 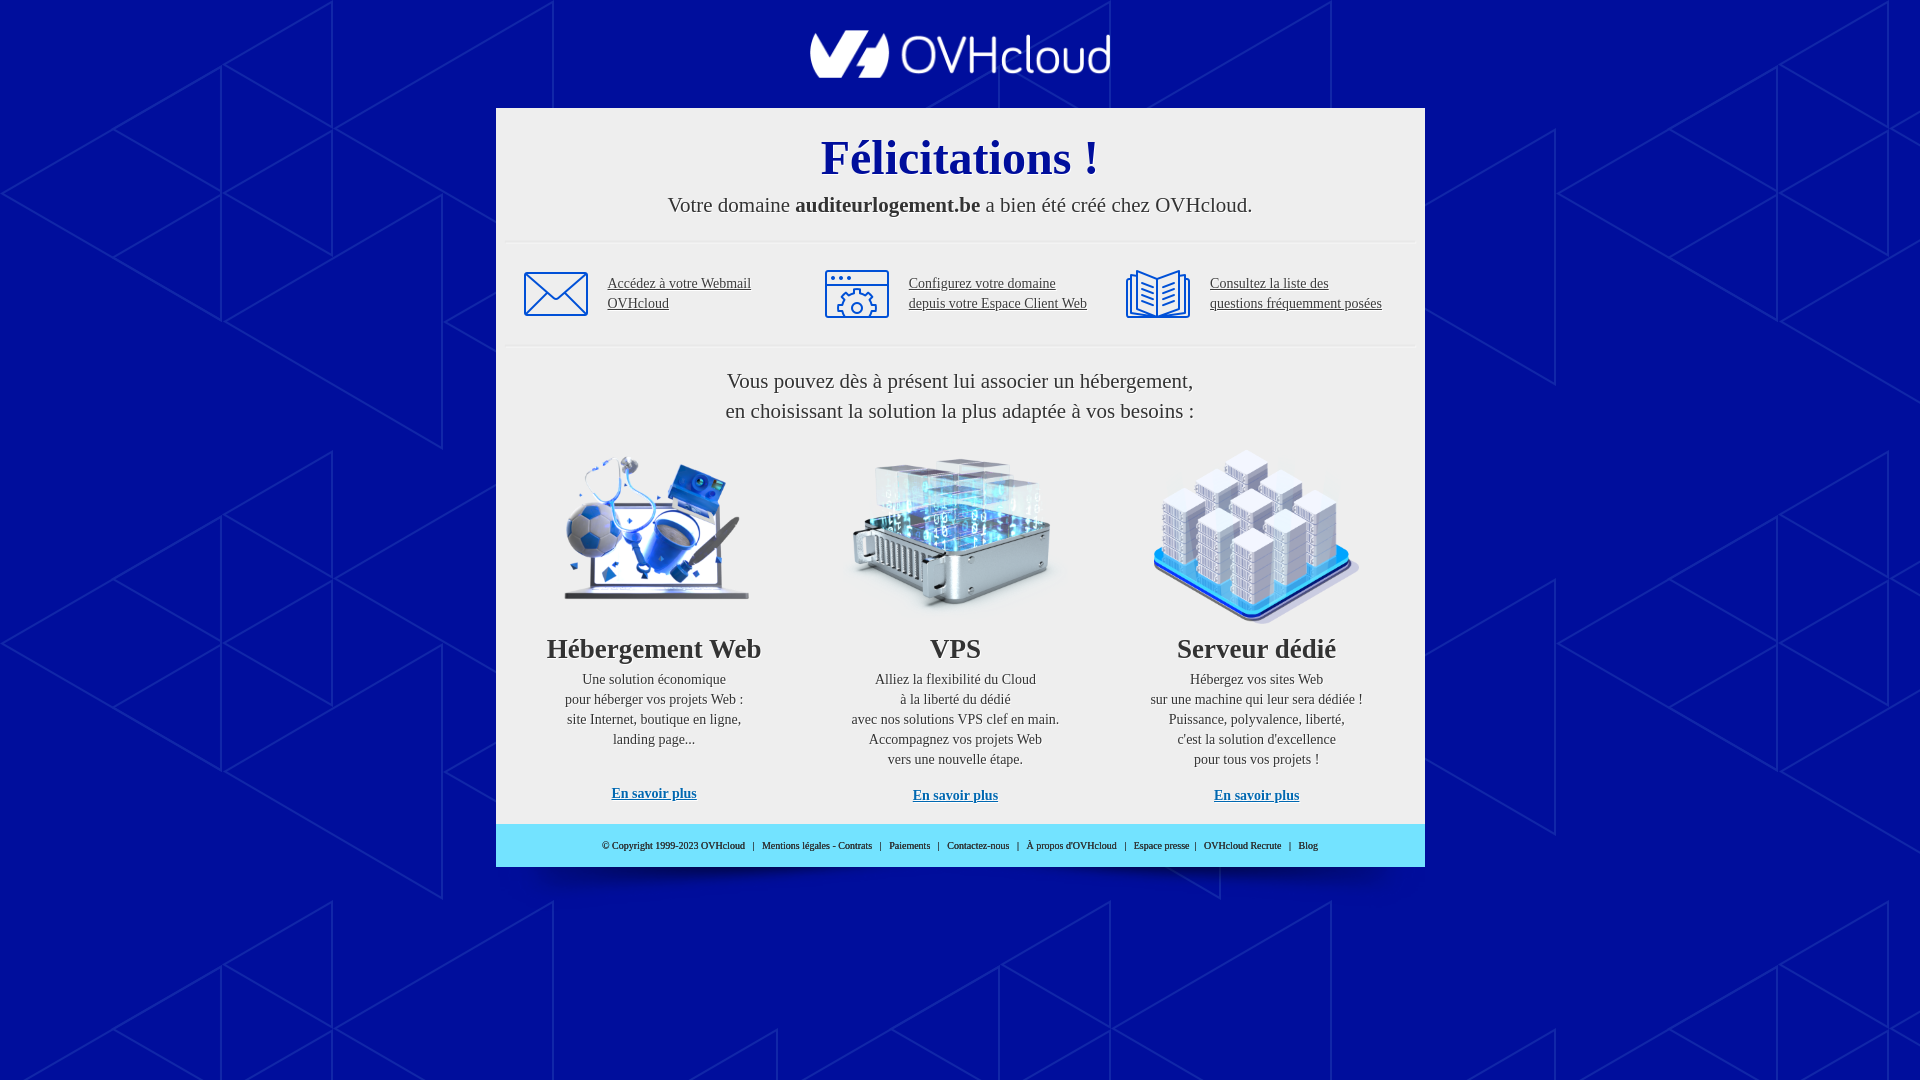 I want to click on 'Configurez votre domaine, so click(x=998, y=293).